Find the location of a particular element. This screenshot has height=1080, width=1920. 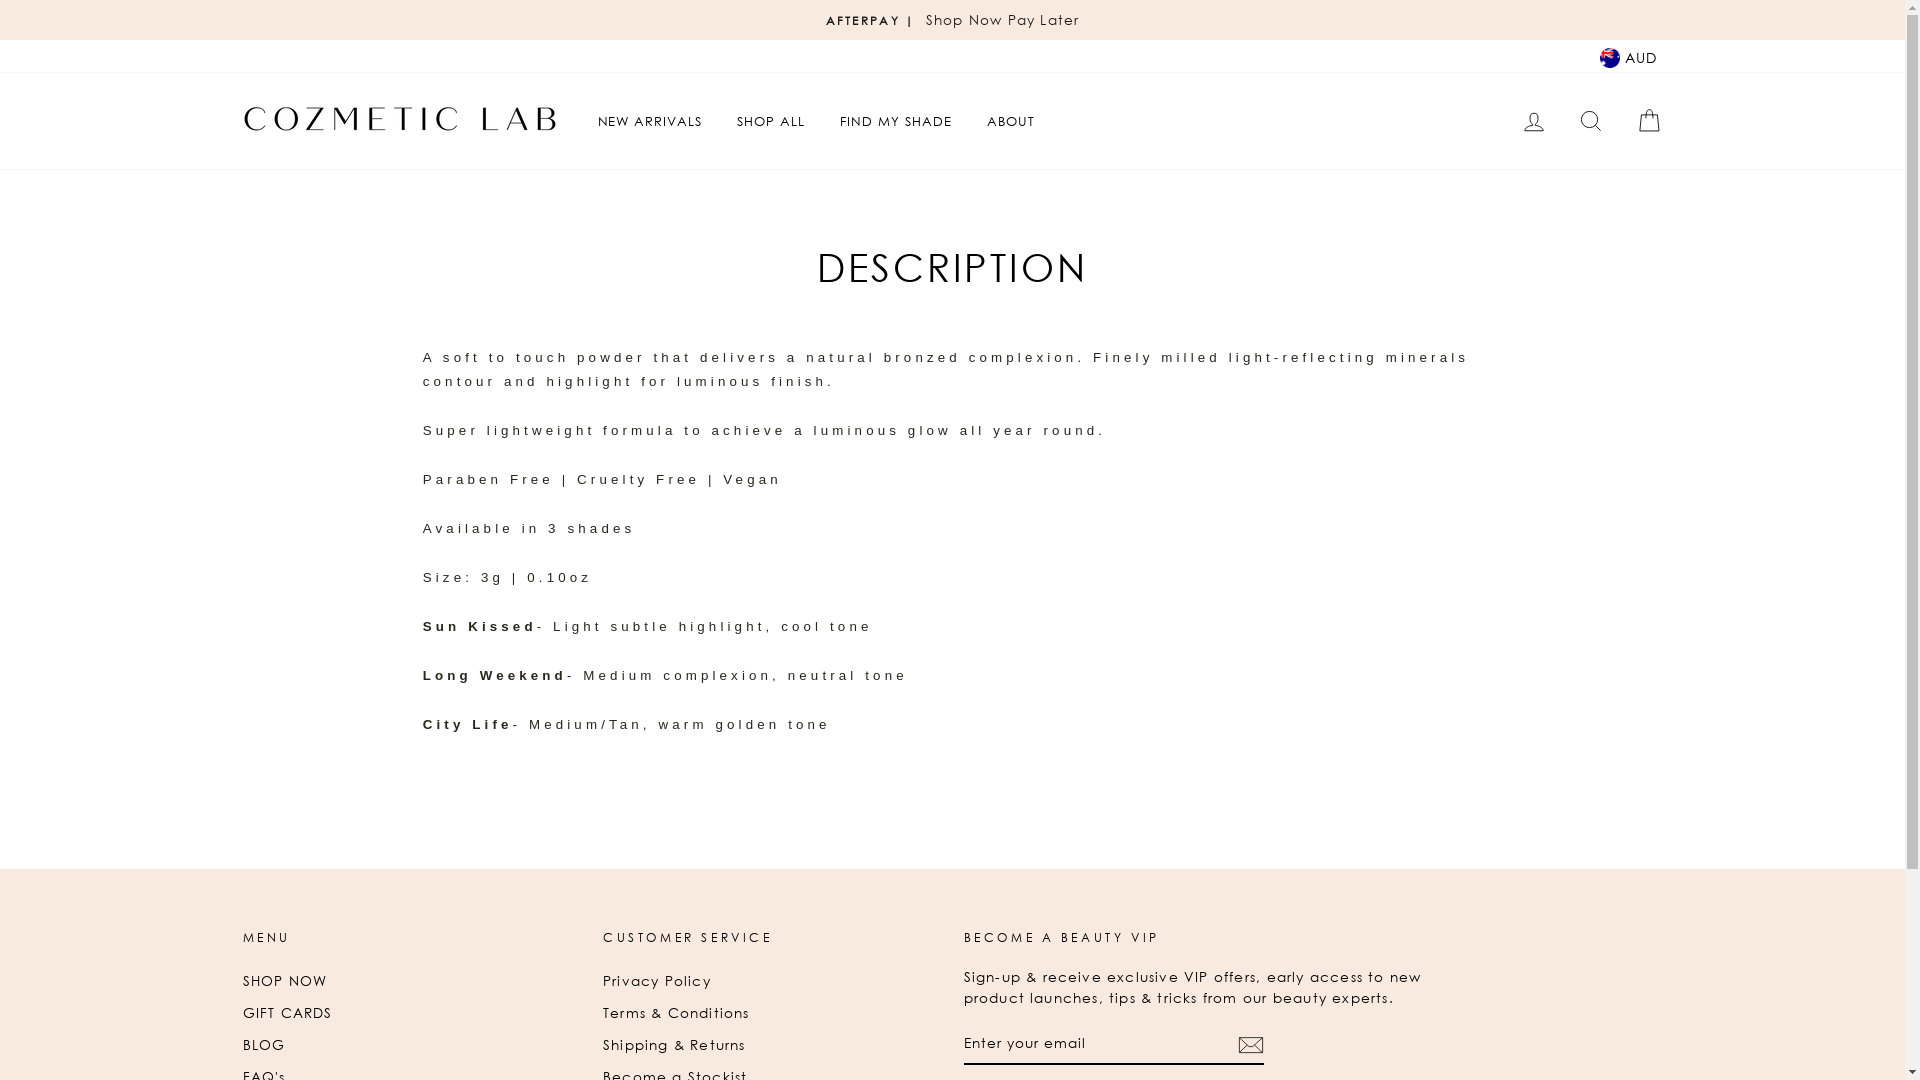

'AUD' is located at coordinates (1628, 55).